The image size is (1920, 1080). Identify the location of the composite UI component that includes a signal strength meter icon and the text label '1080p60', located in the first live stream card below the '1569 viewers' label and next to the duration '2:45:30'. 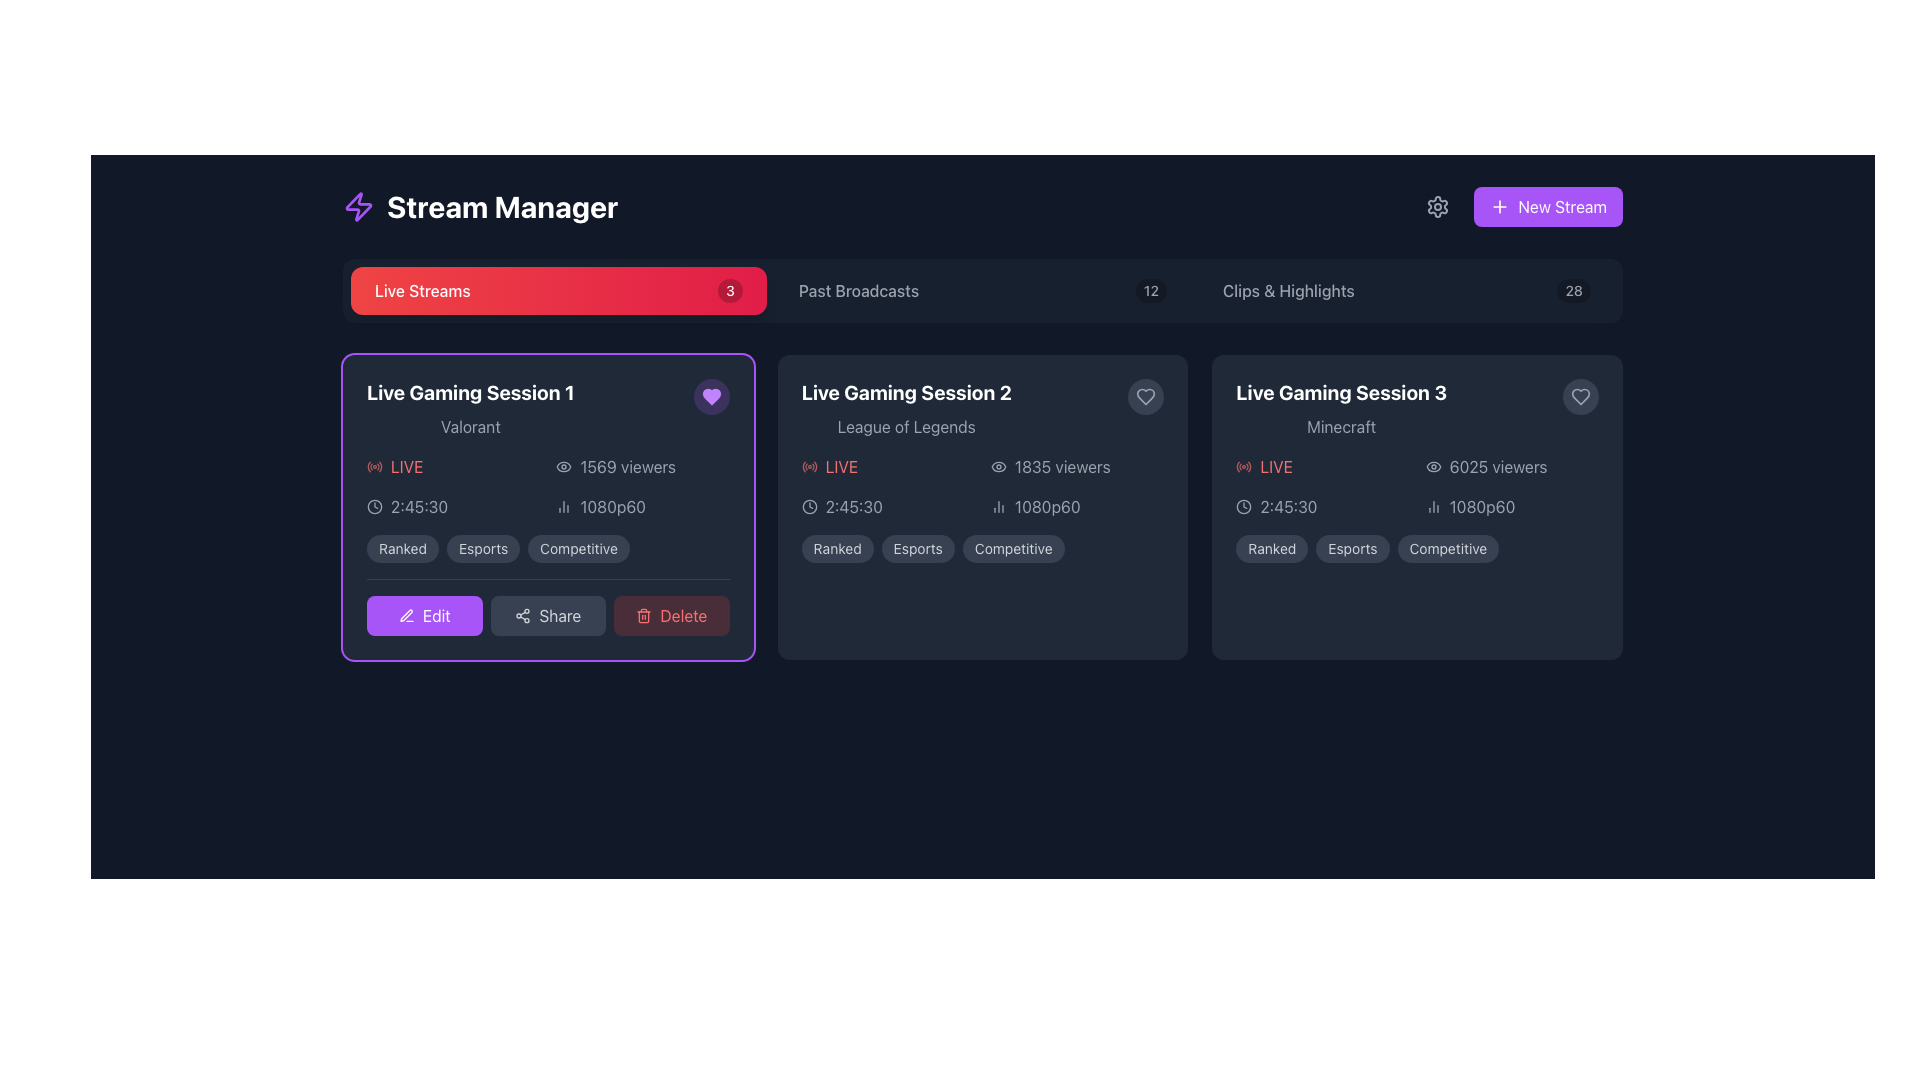
(643, 505).